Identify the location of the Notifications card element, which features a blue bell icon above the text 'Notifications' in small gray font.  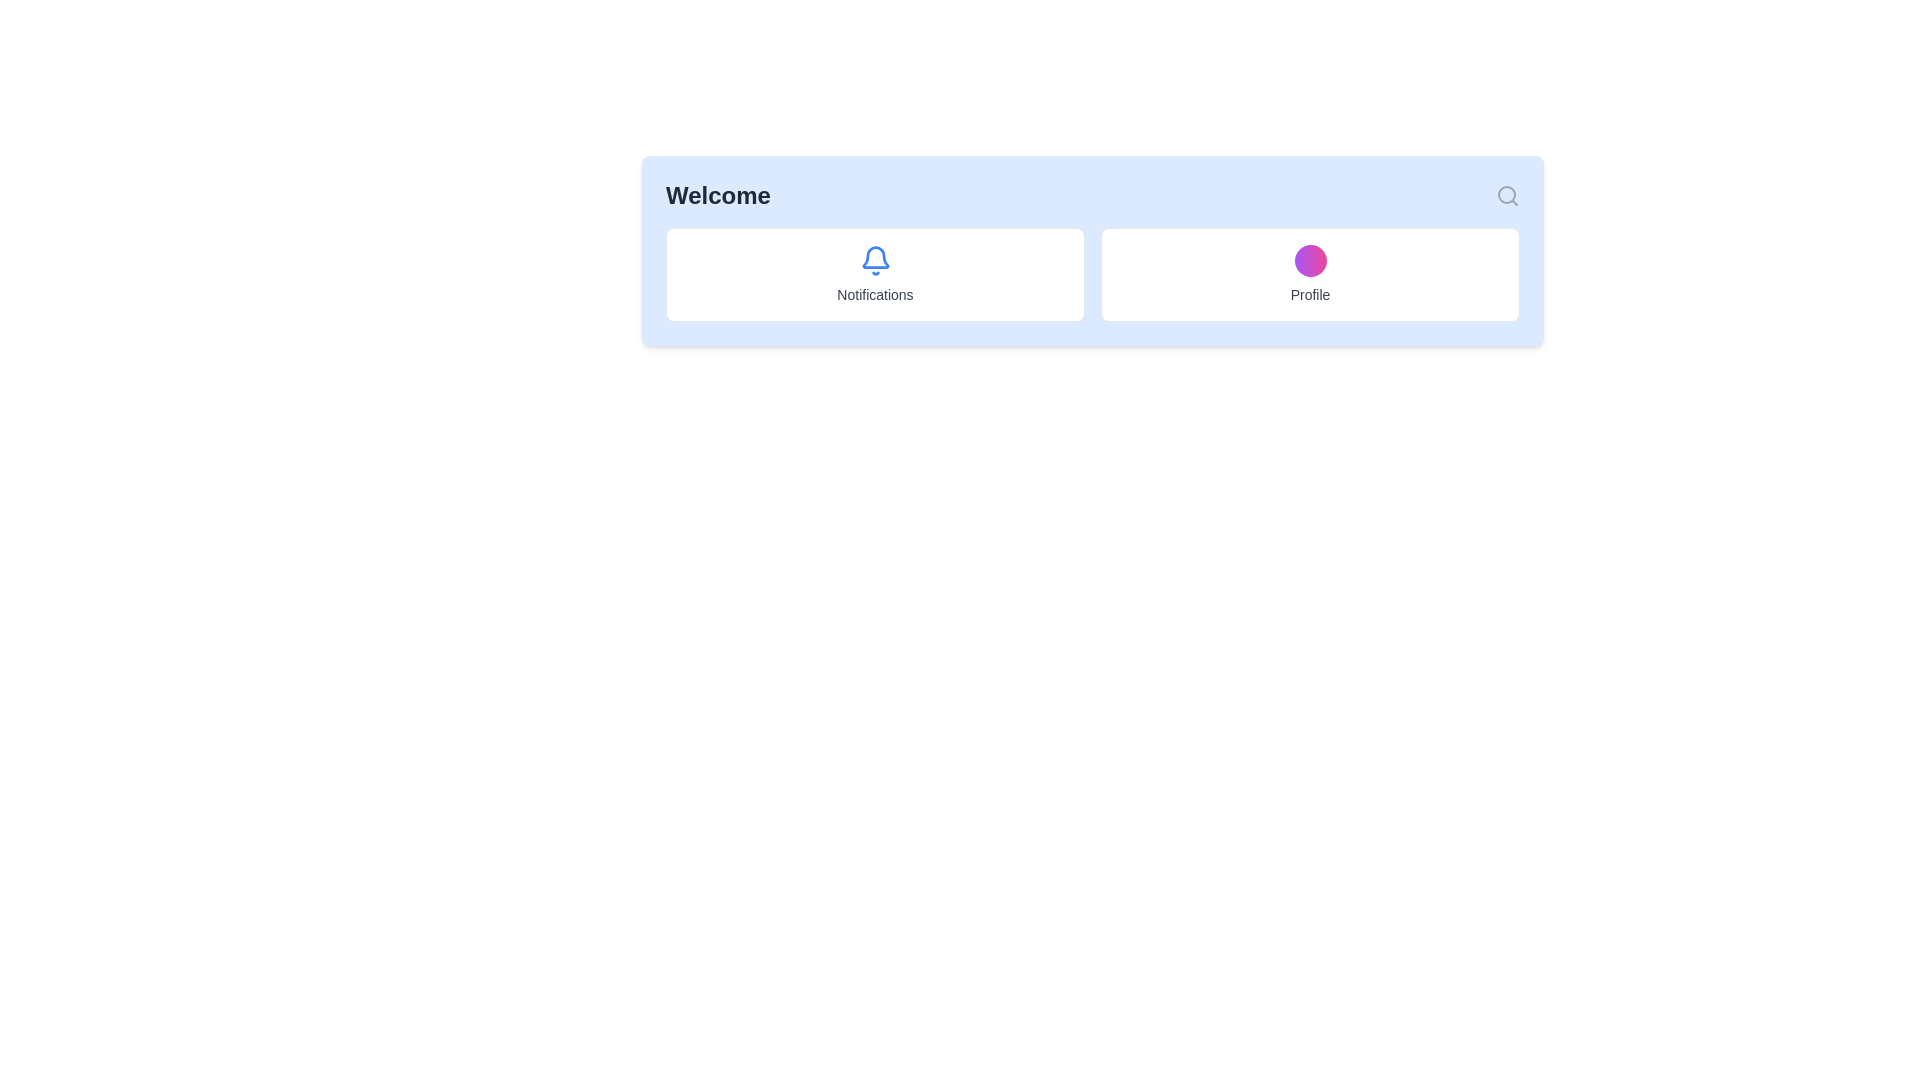
(875, 274).